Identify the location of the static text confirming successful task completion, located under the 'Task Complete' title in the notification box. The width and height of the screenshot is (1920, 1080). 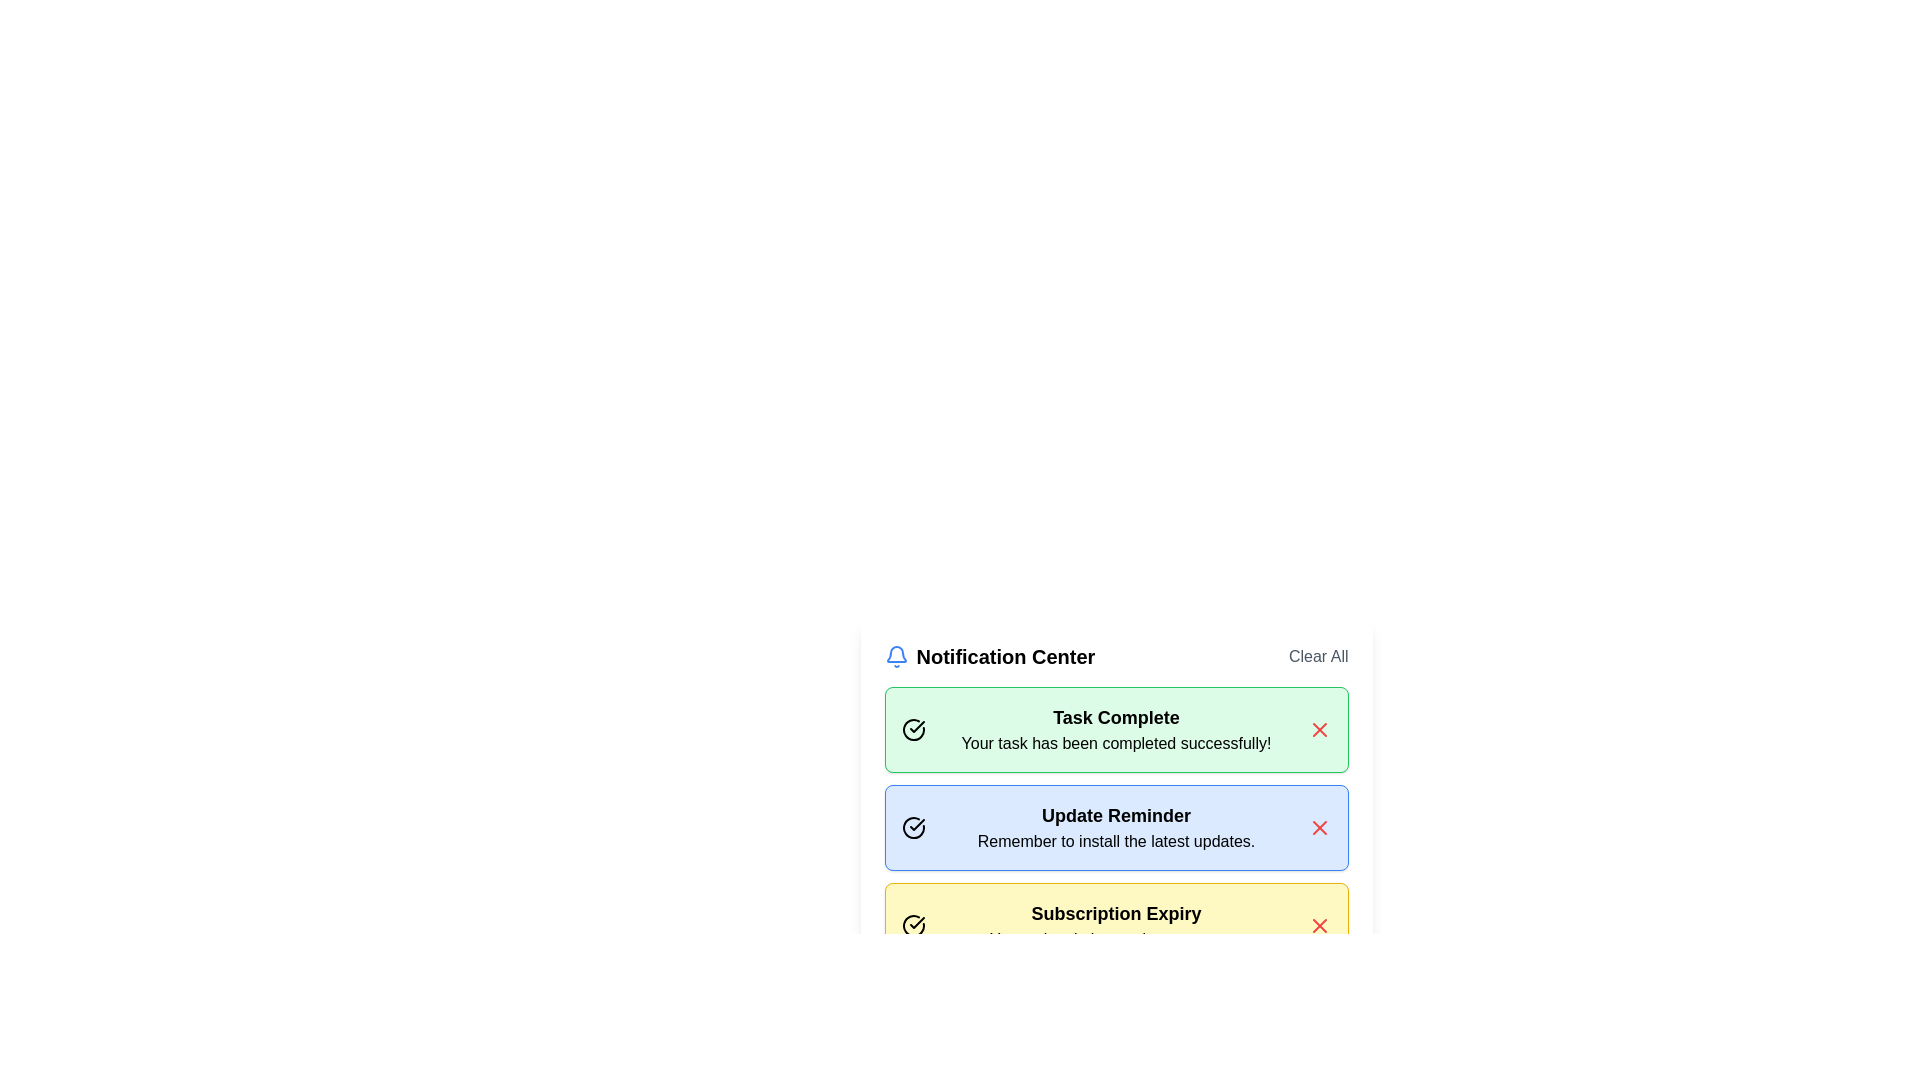
(1115, 744).